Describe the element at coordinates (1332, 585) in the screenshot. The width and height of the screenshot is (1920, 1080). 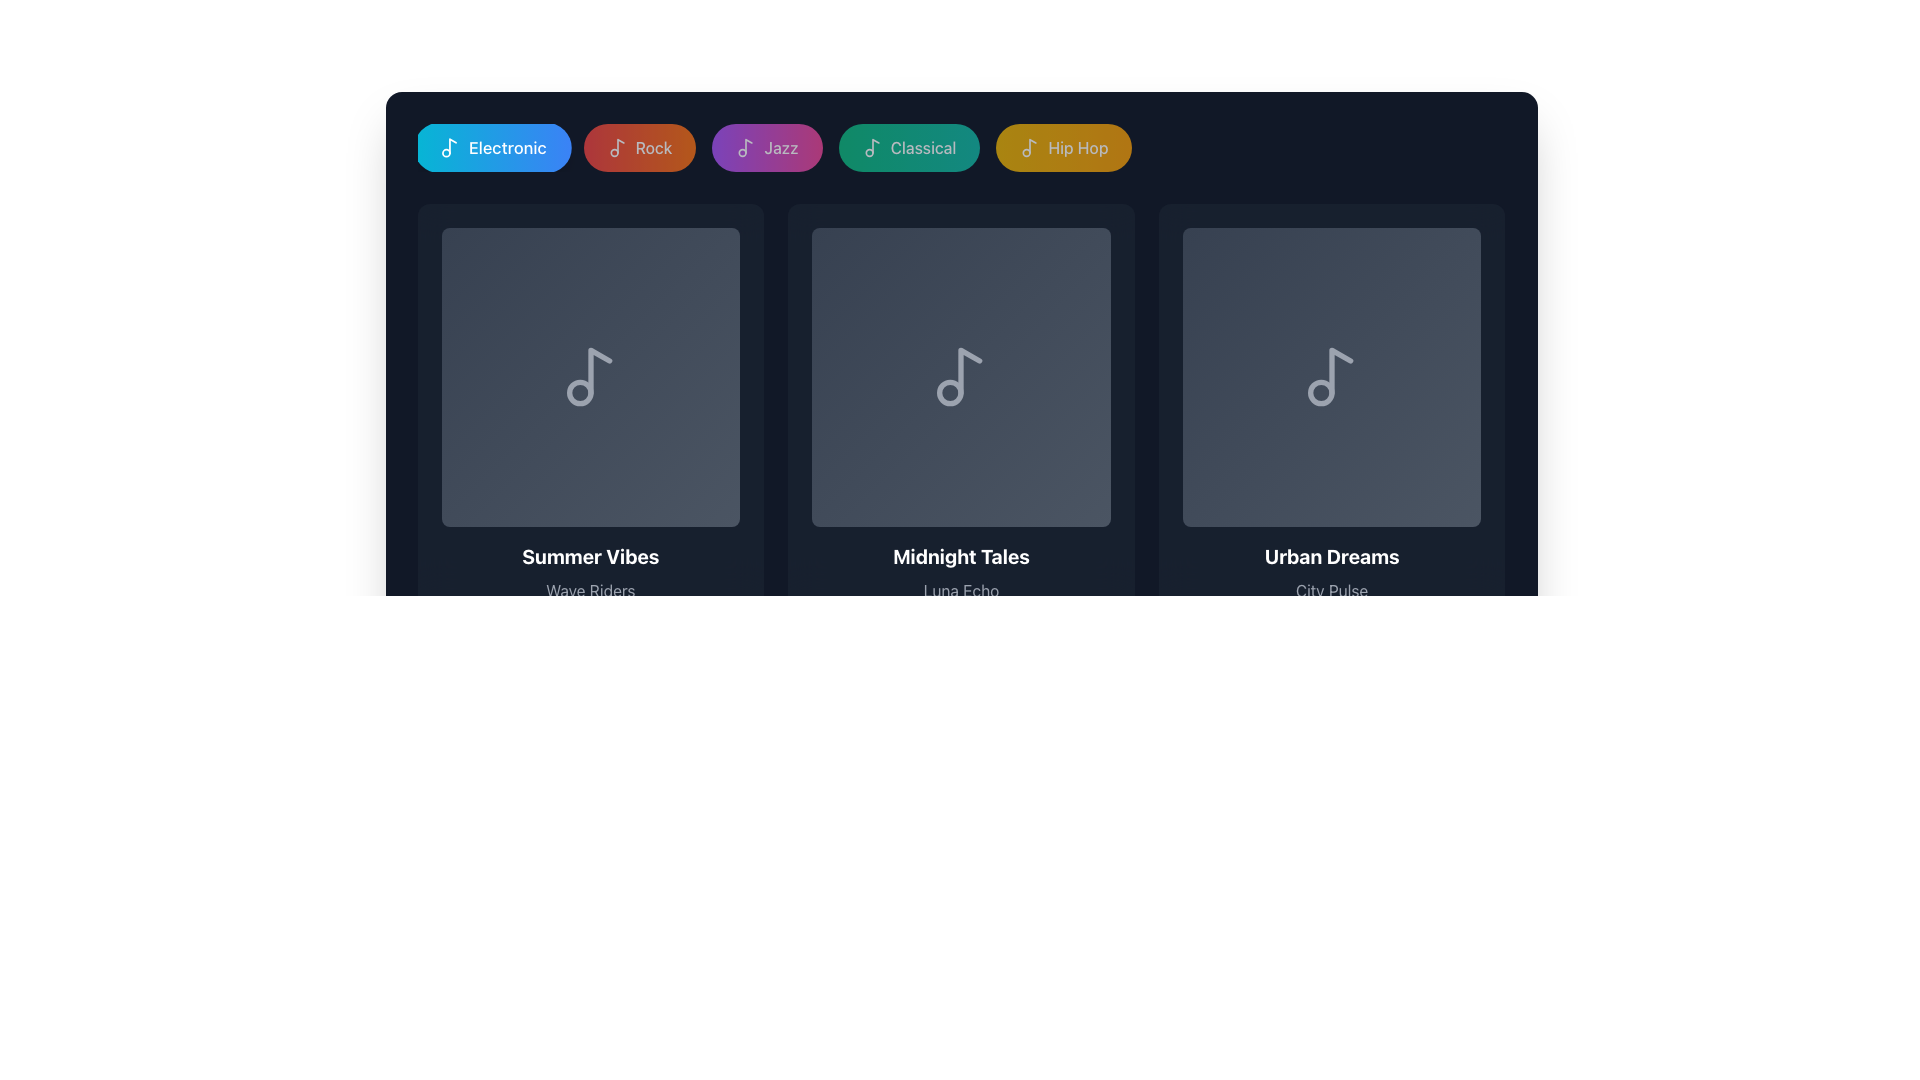
I see `informative text block titled 'Urban Dreams' located in the bottom-right region of the third visual card, containing the subtitle 'City Pulse' and footer '42:20 8 tracks'` at that location.